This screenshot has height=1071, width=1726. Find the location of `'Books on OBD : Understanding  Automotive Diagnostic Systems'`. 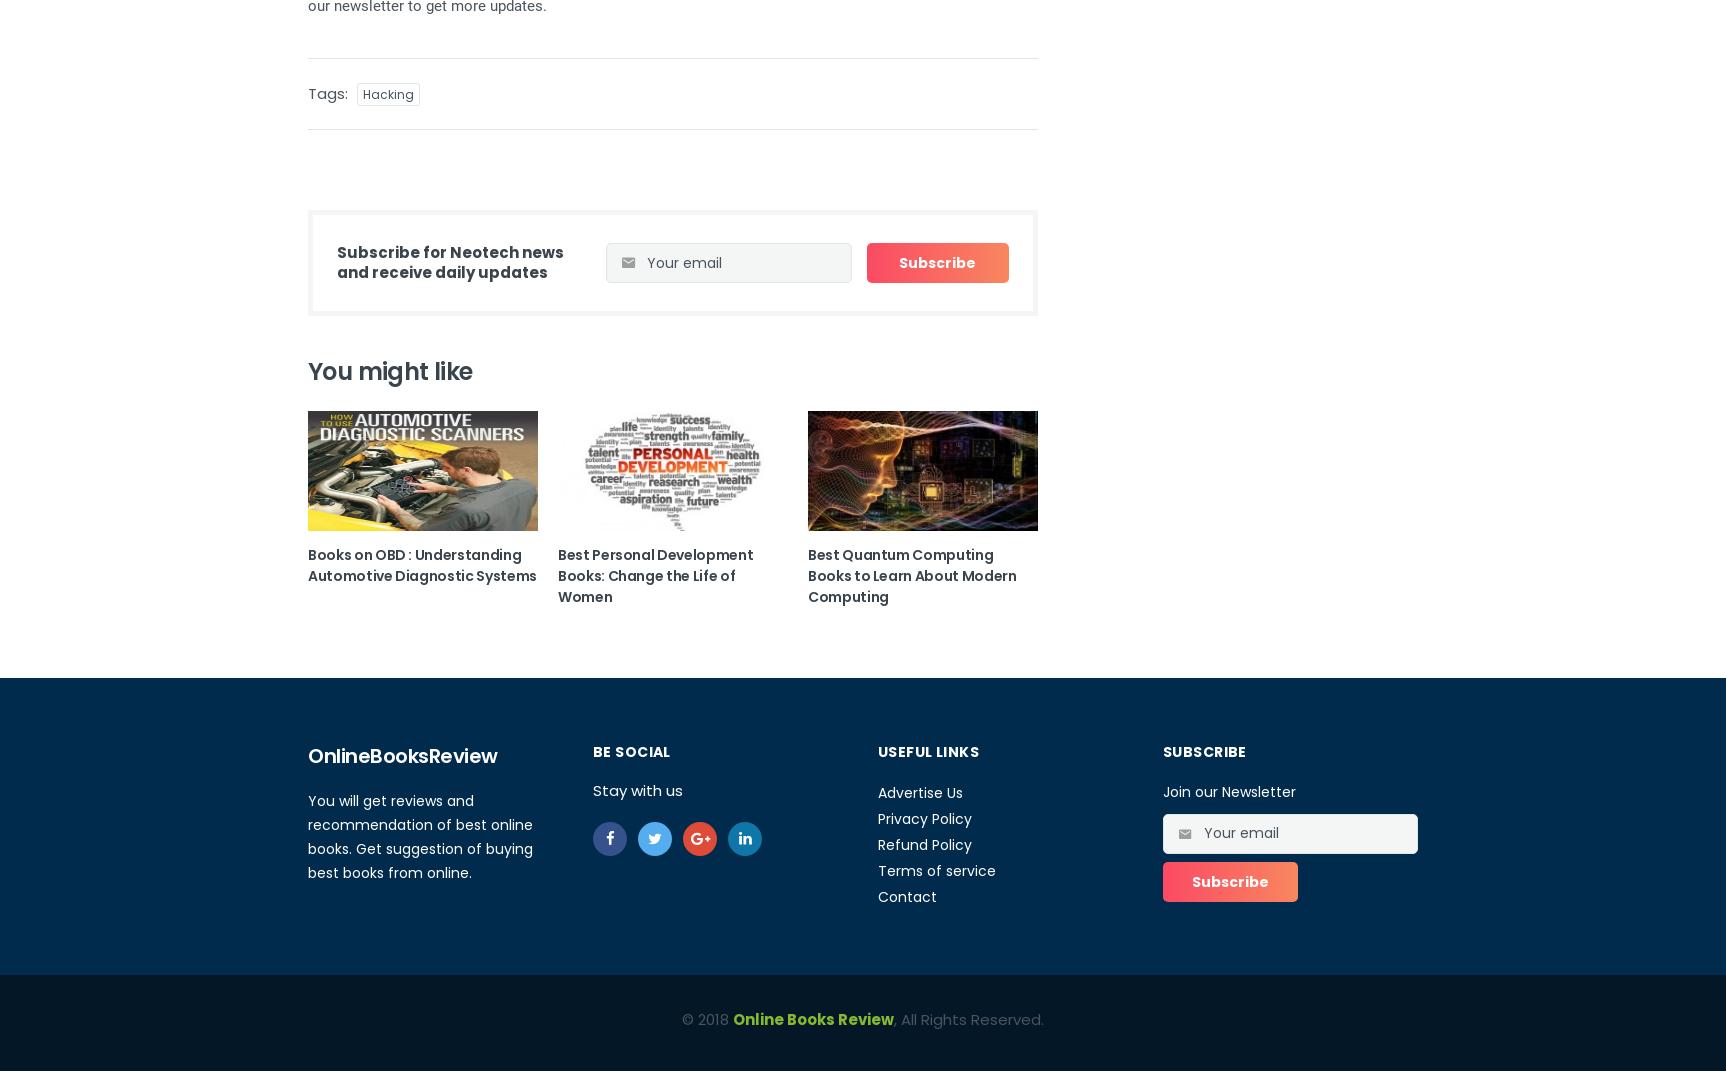

'Books on OBD : Understanding  Automotive Diagnostic Systems' is located at coordinates (306, 565).